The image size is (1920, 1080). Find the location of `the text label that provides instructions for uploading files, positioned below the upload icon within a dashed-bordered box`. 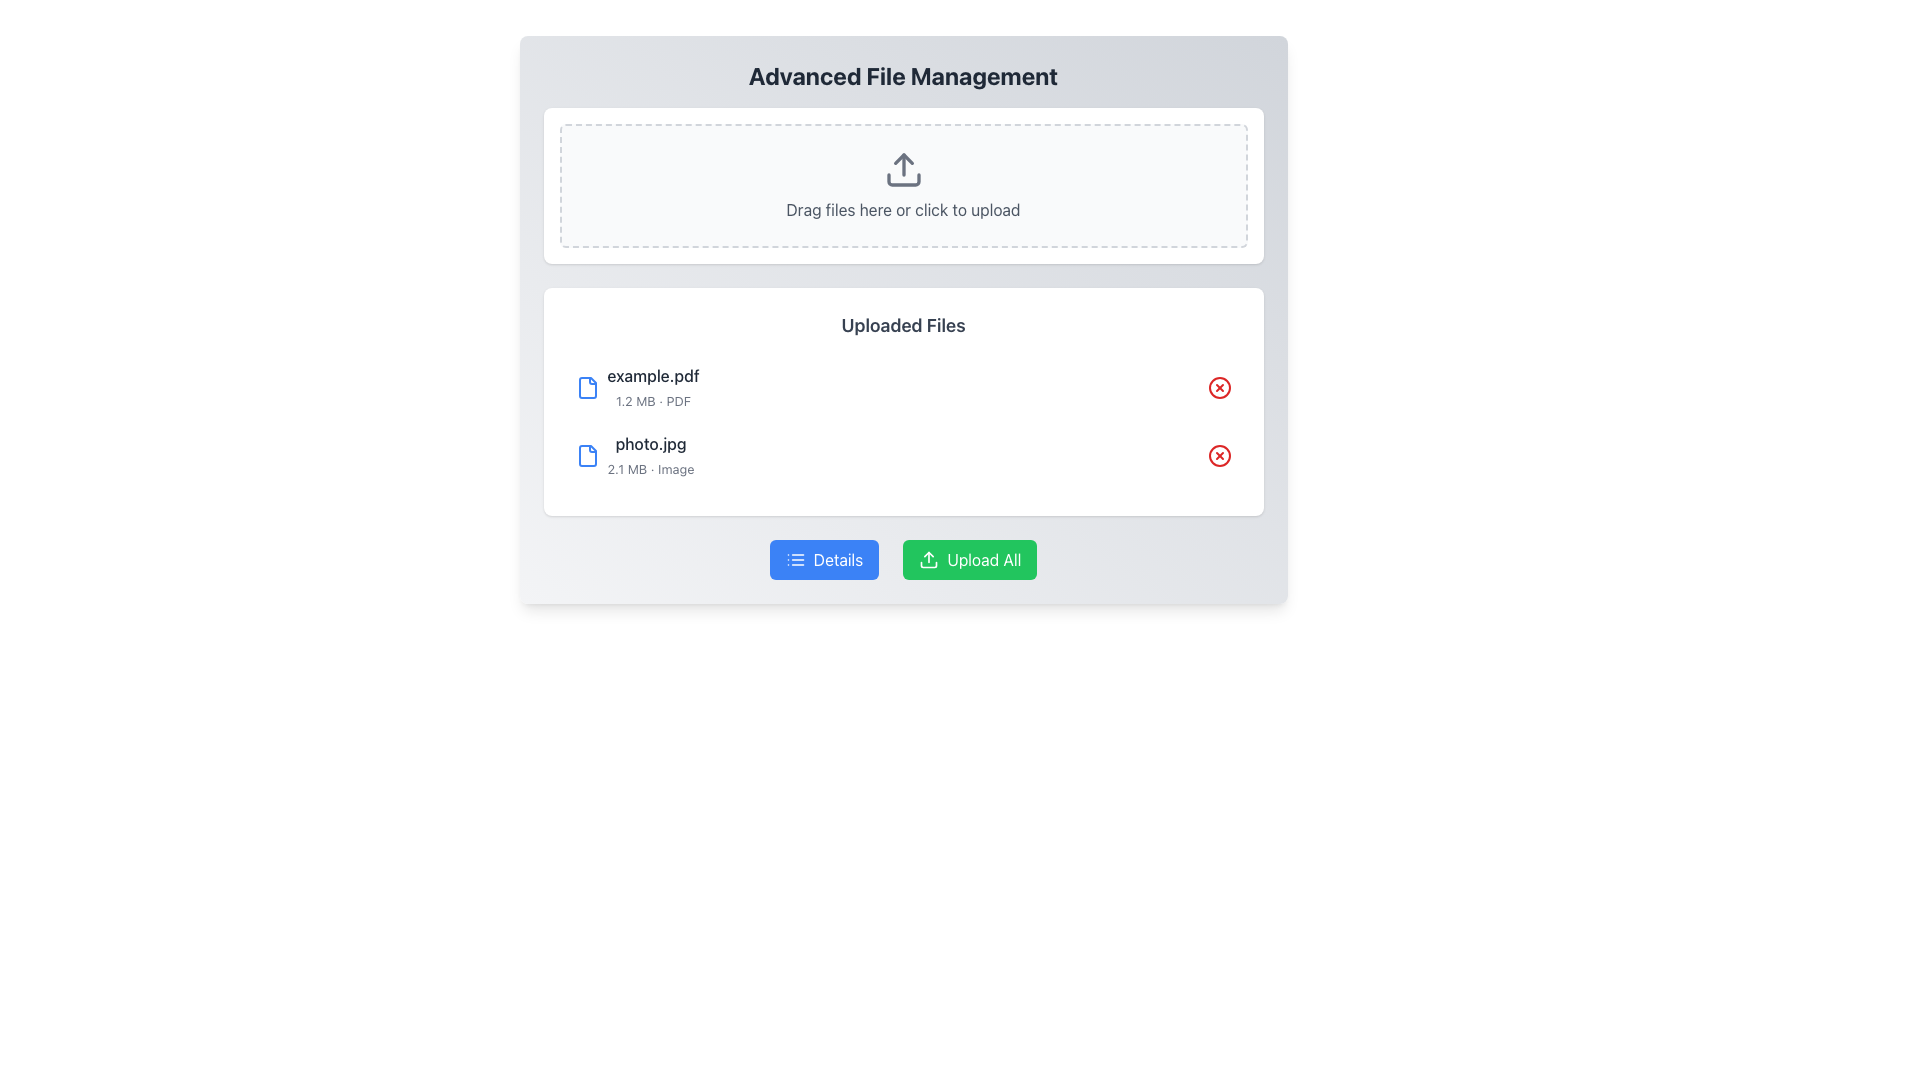

the text label that provides instructions for uploading files, positioned below the upload icon within a dashed-bordered box is located at coordinates (902, 209).